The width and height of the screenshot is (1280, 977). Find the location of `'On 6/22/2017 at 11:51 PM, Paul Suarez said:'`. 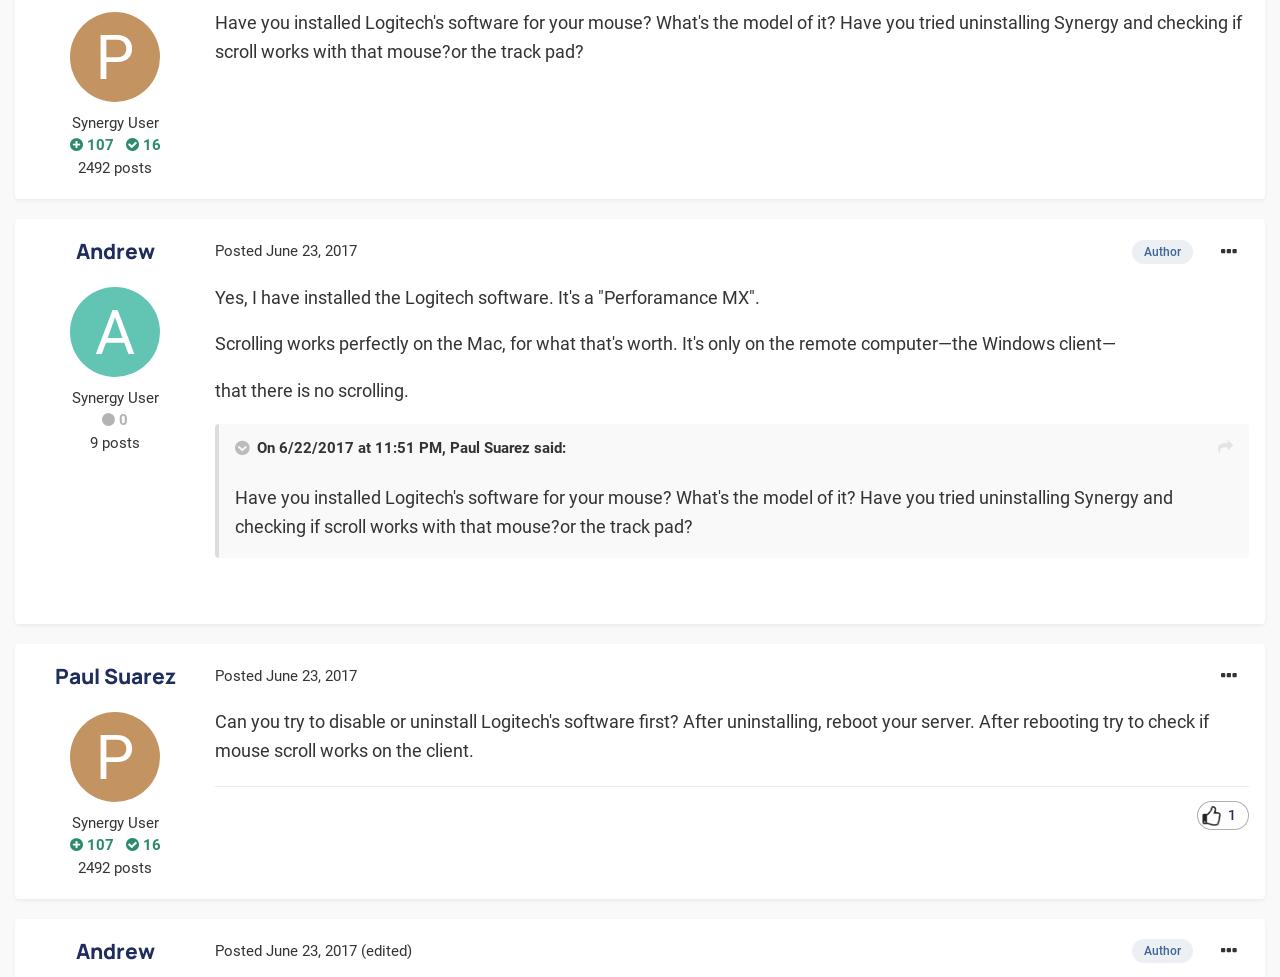

'On 6/22/2017 at 11:51 PM, Paul Suarez said:' is located at coordinates (410, 447).